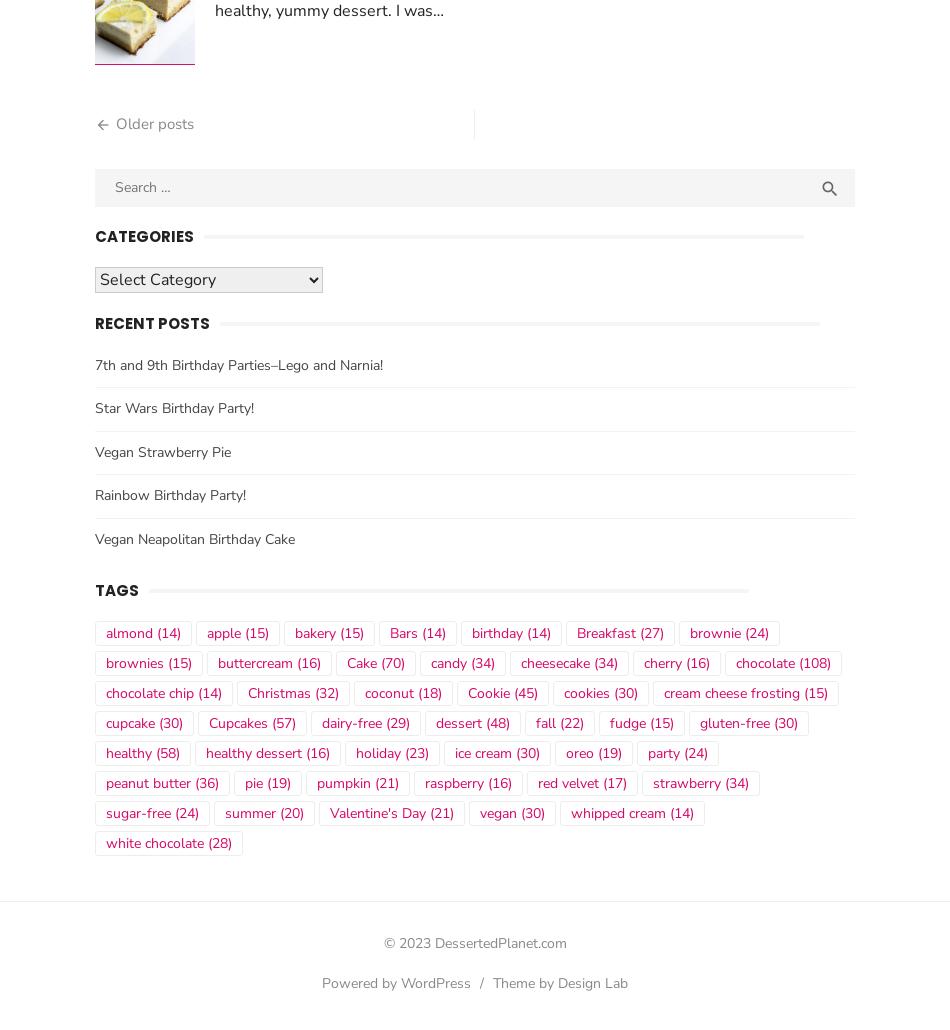 Image resolution: width=950 pixels, height=1030 pixels. I want to click on '(48)', so click(495, 729).